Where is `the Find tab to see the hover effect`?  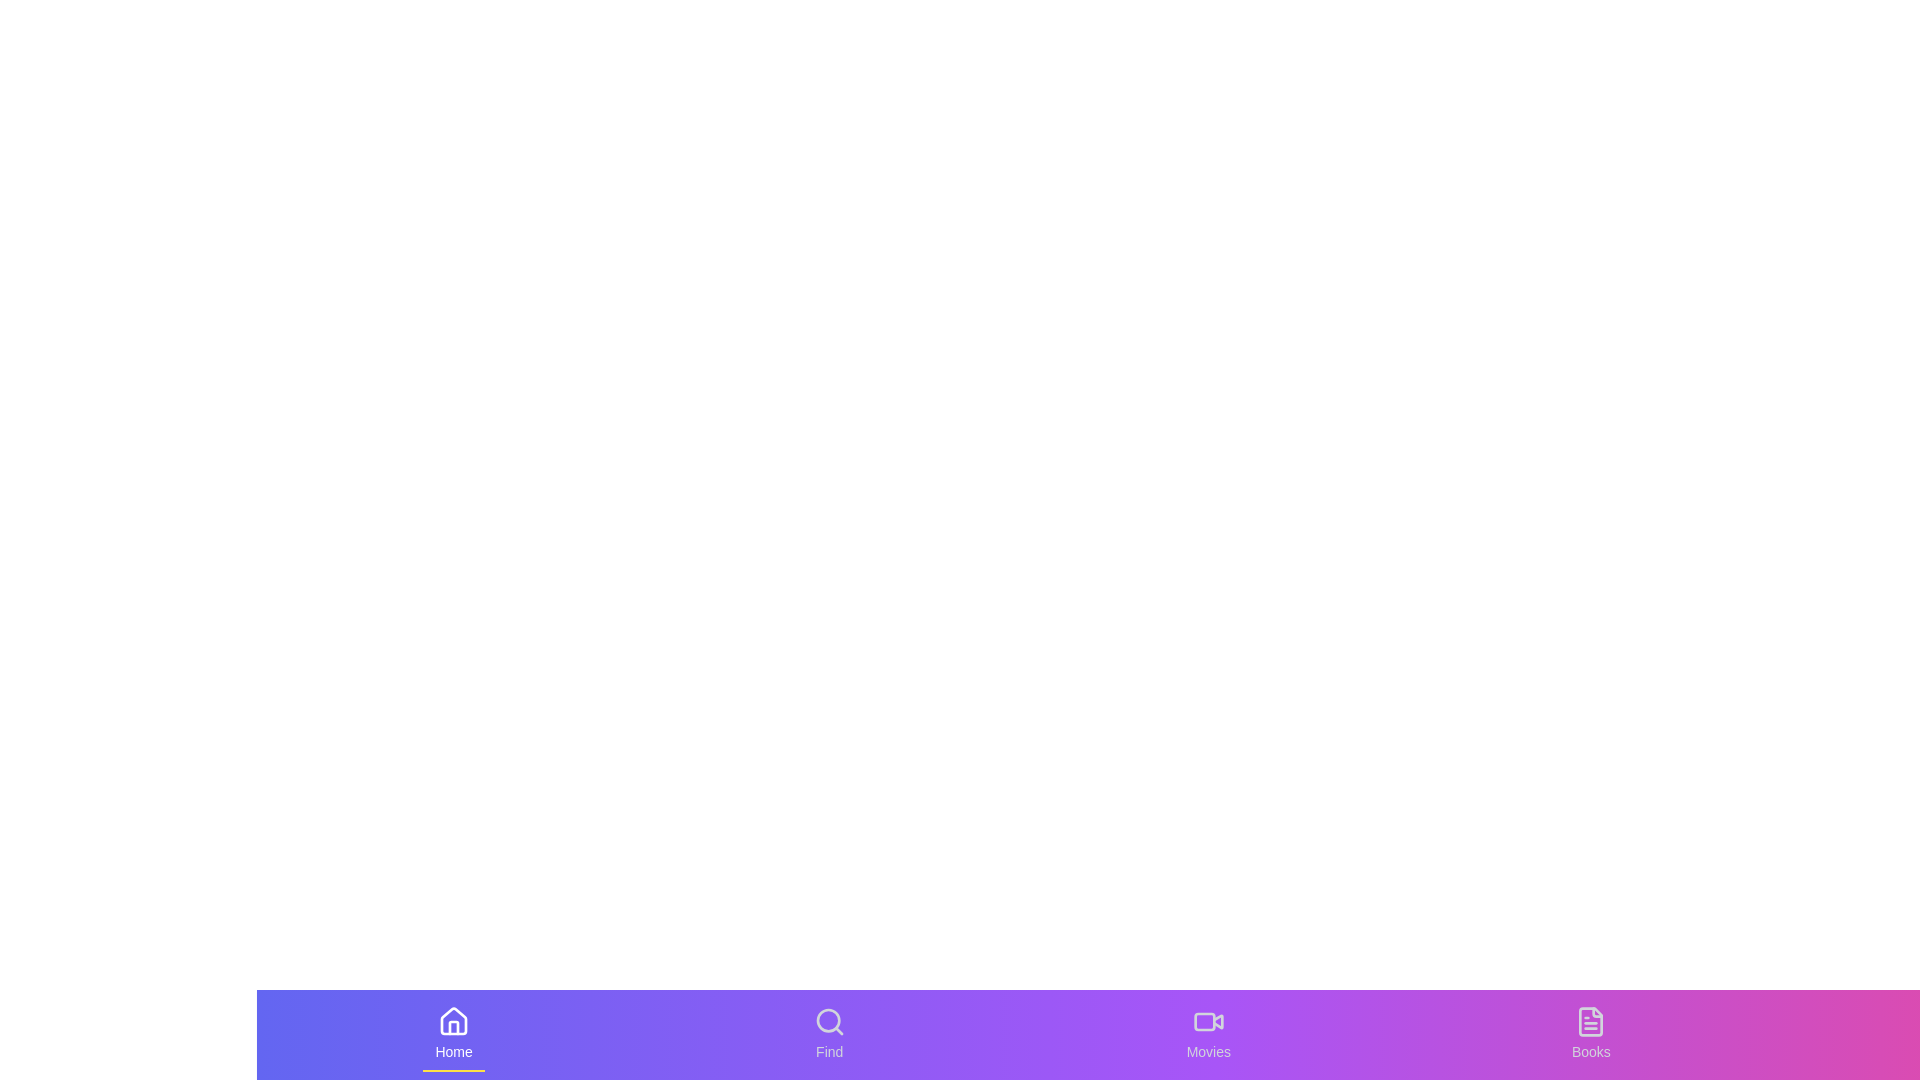
the Find tab to see the hover effect is located at coordinates (829, 1034).